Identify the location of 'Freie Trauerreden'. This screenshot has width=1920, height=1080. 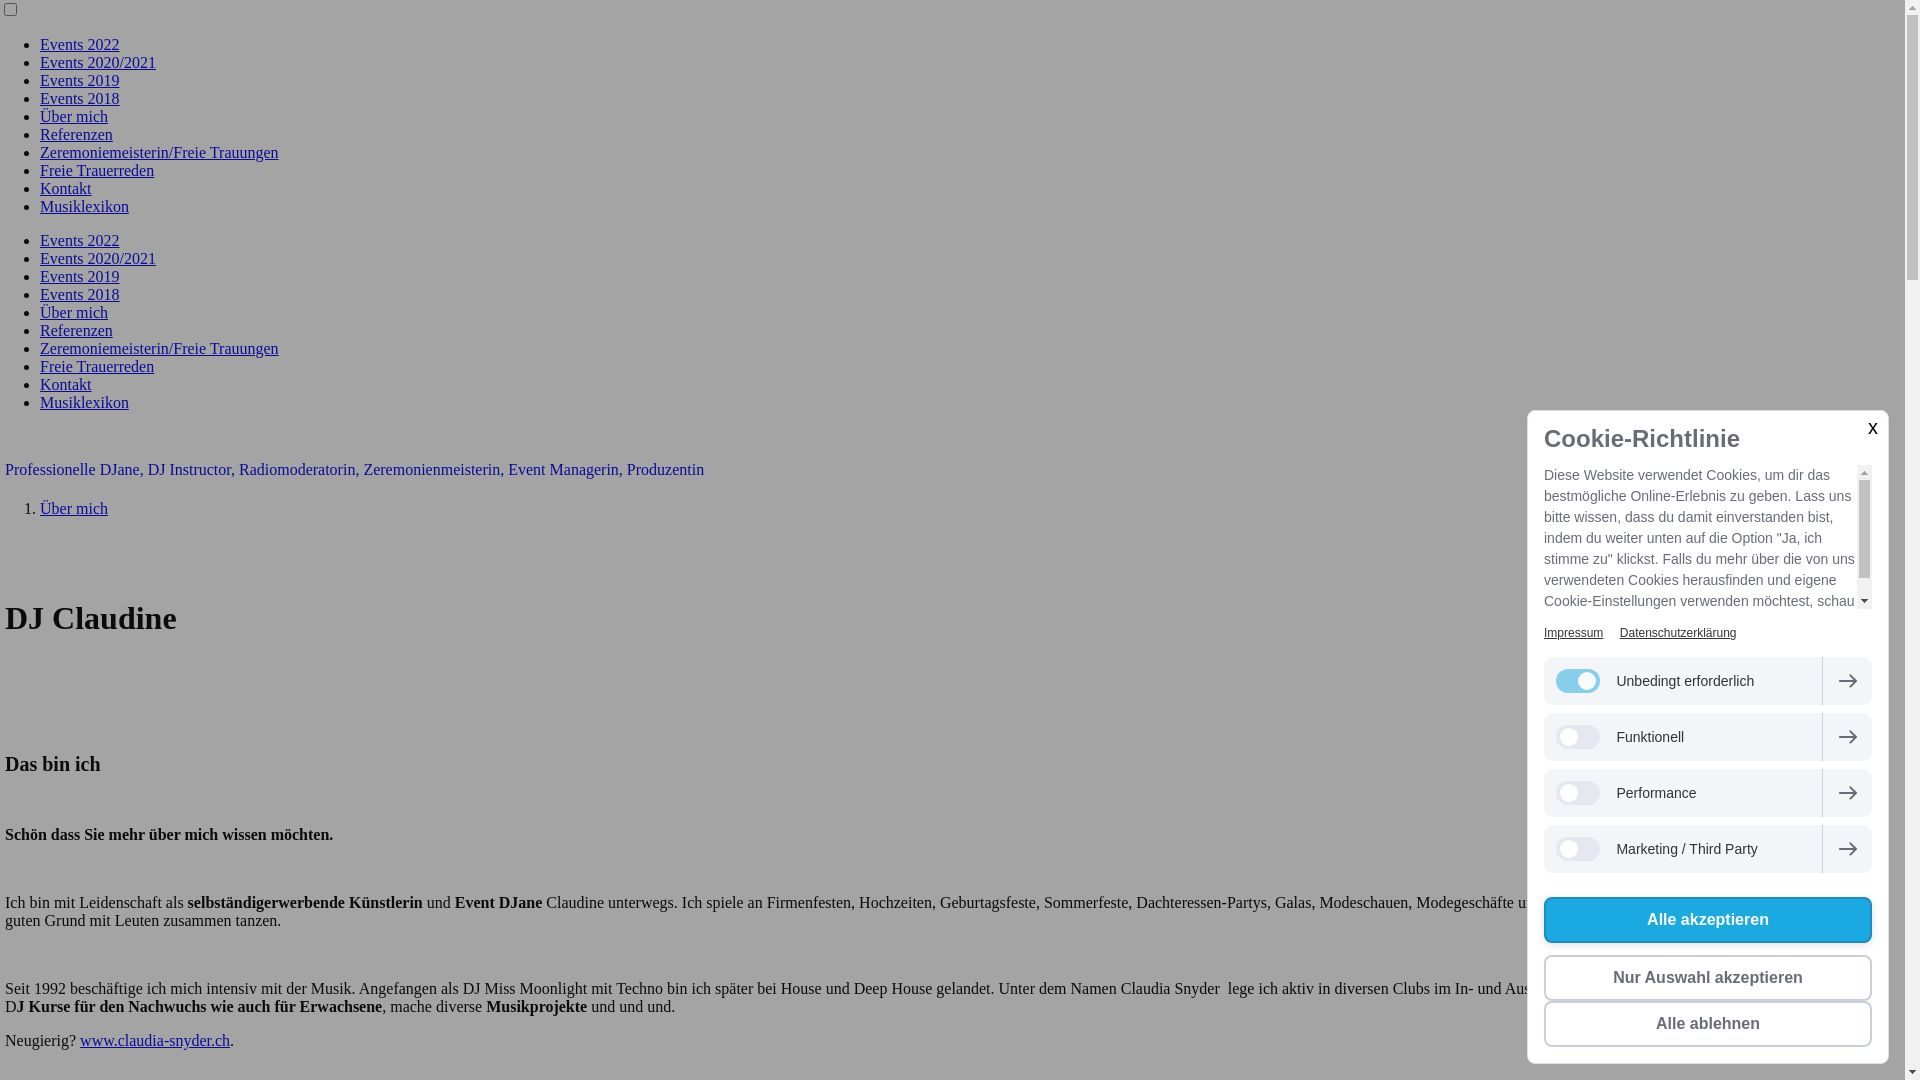
(95, 169).